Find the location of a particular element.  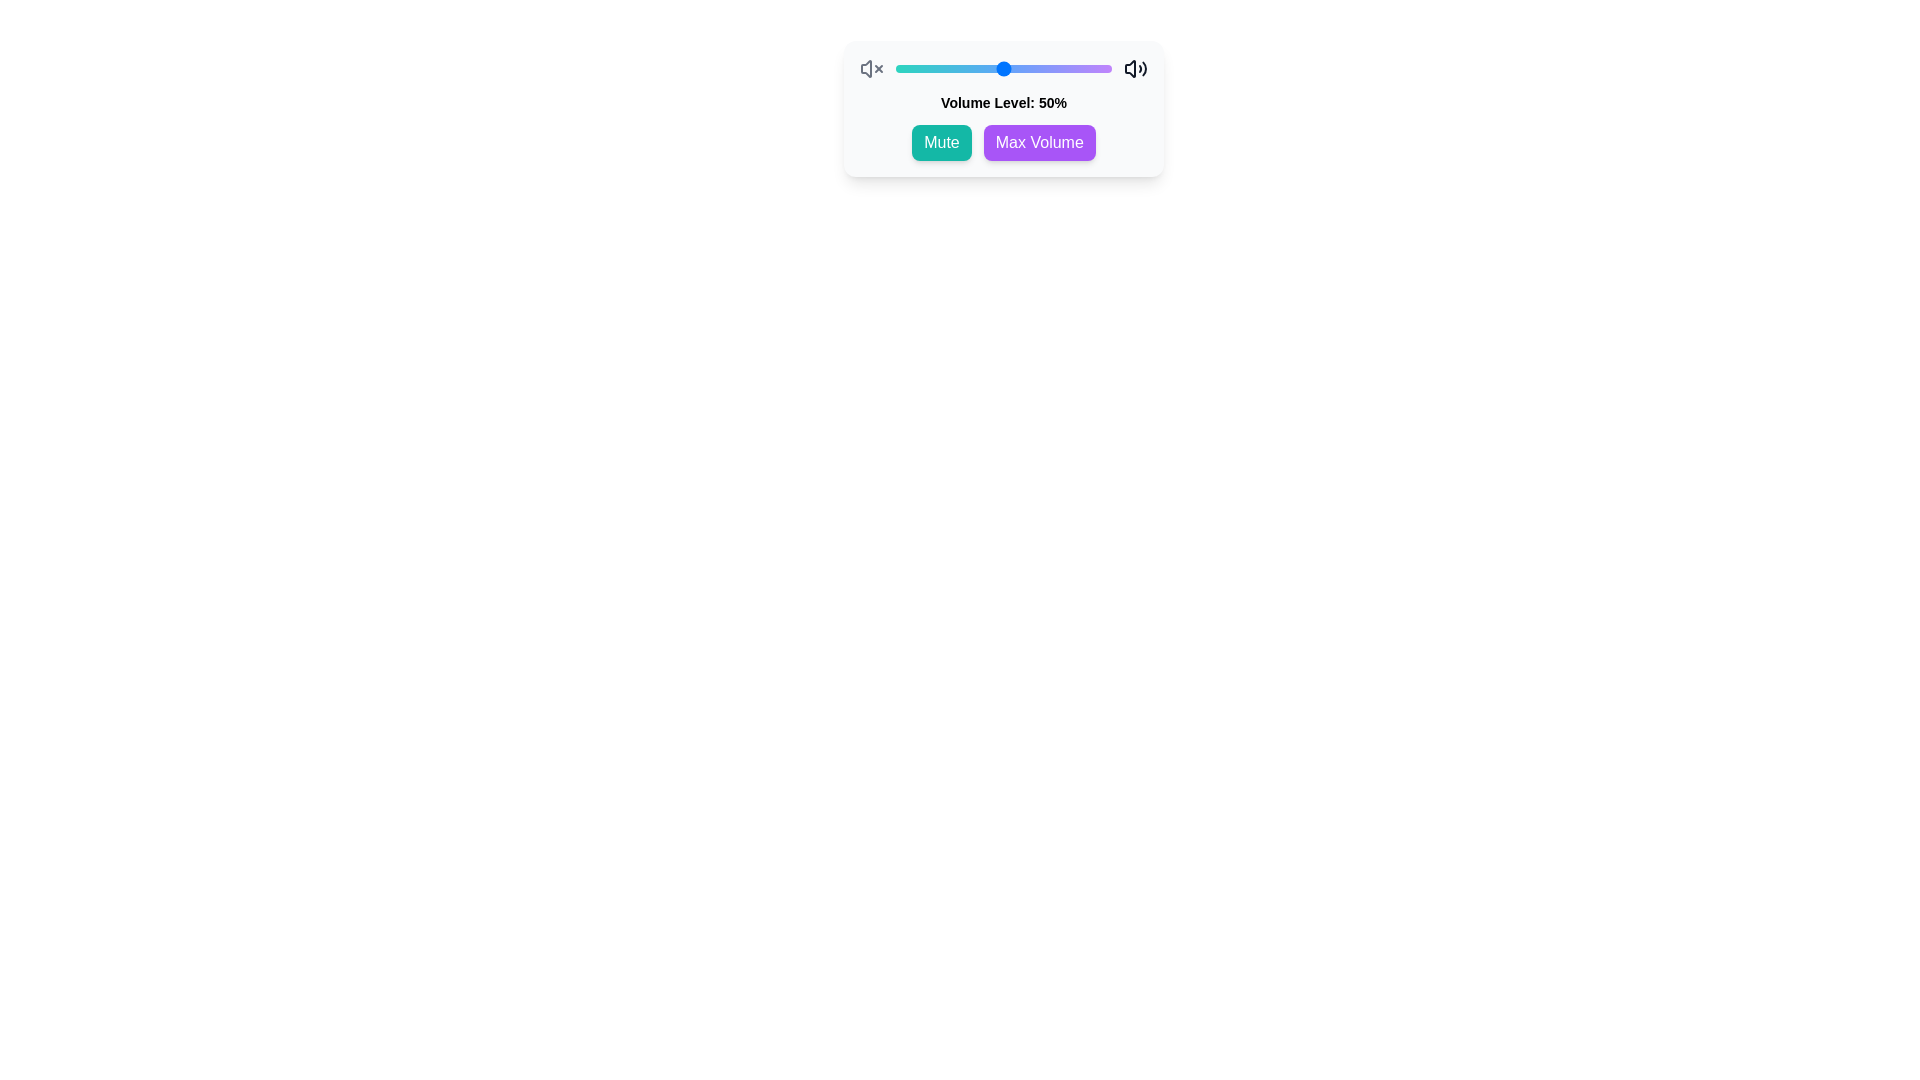

the volume slider to set the volume level to 96% is located at coordinates (1102, 68).